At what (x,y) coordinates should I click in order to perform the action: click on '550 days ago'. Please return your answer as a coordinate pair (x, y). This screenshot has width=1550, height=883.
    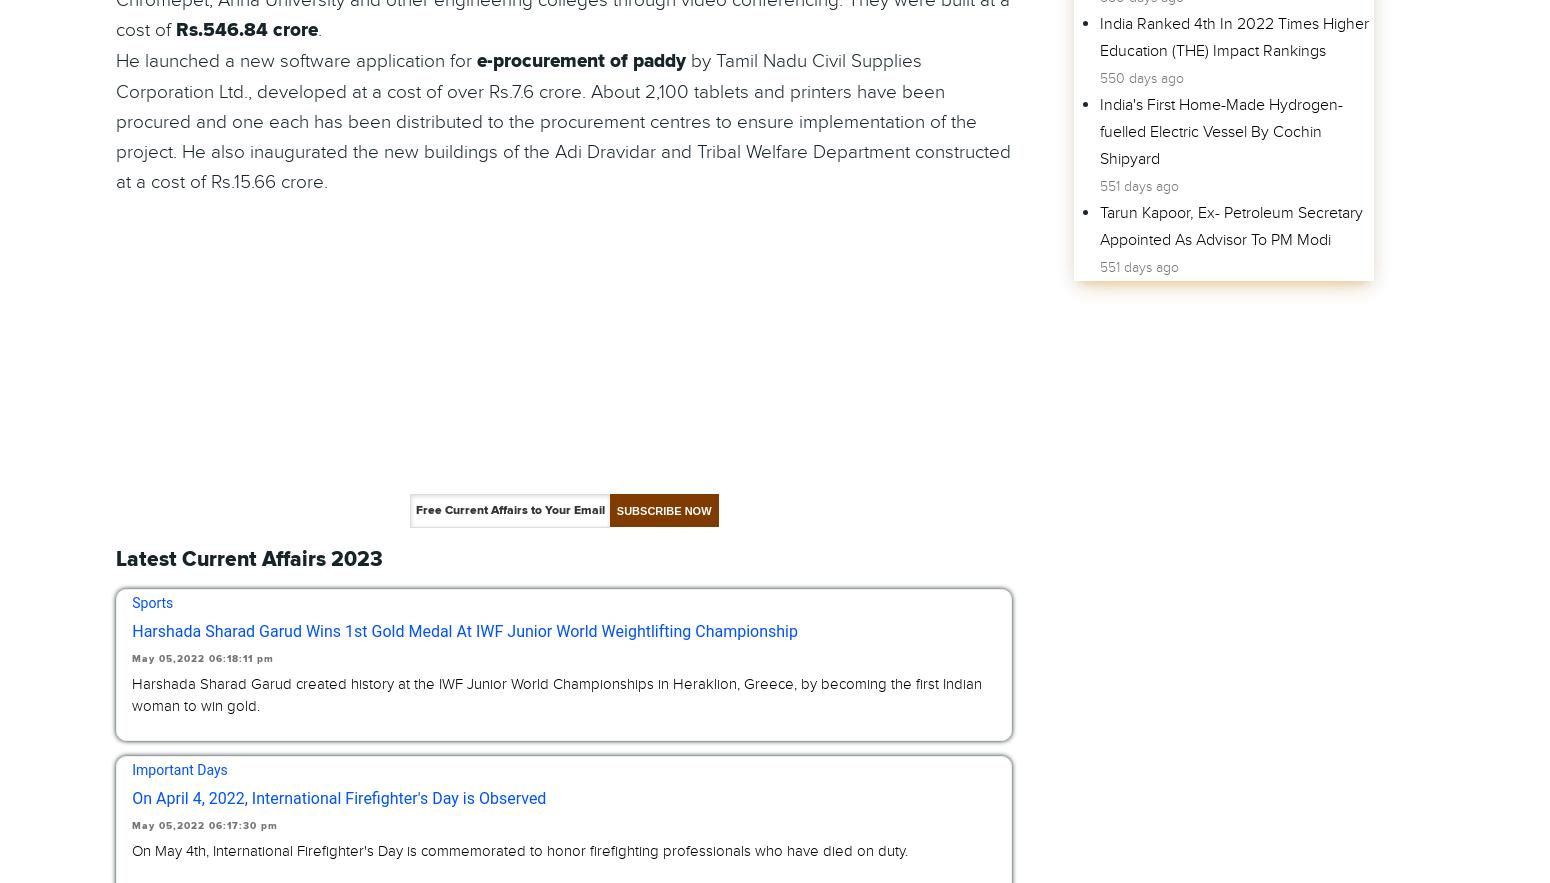
    Looking at the image, I should click on (1139, 77).